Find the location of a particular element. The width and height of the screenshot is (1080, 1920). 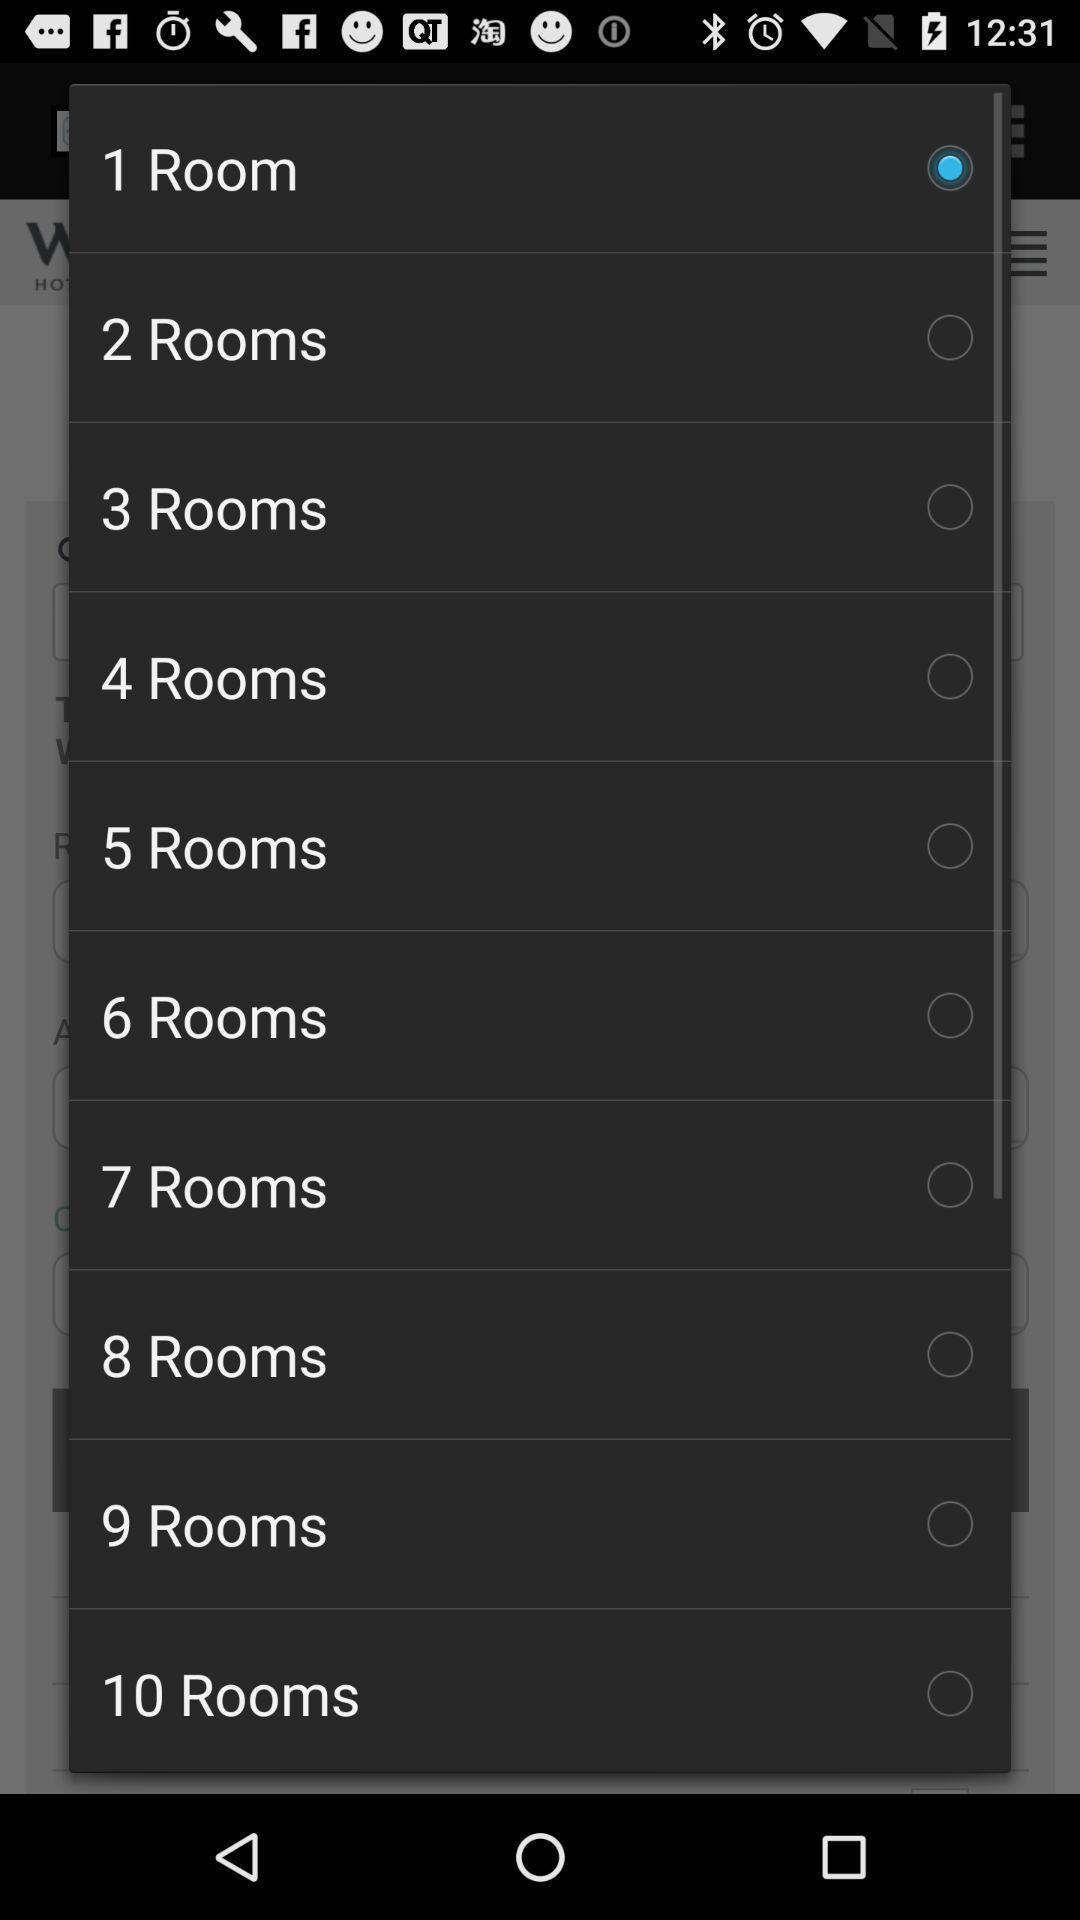

the item below the 2 rooms item is located at coordinates (540, 507).